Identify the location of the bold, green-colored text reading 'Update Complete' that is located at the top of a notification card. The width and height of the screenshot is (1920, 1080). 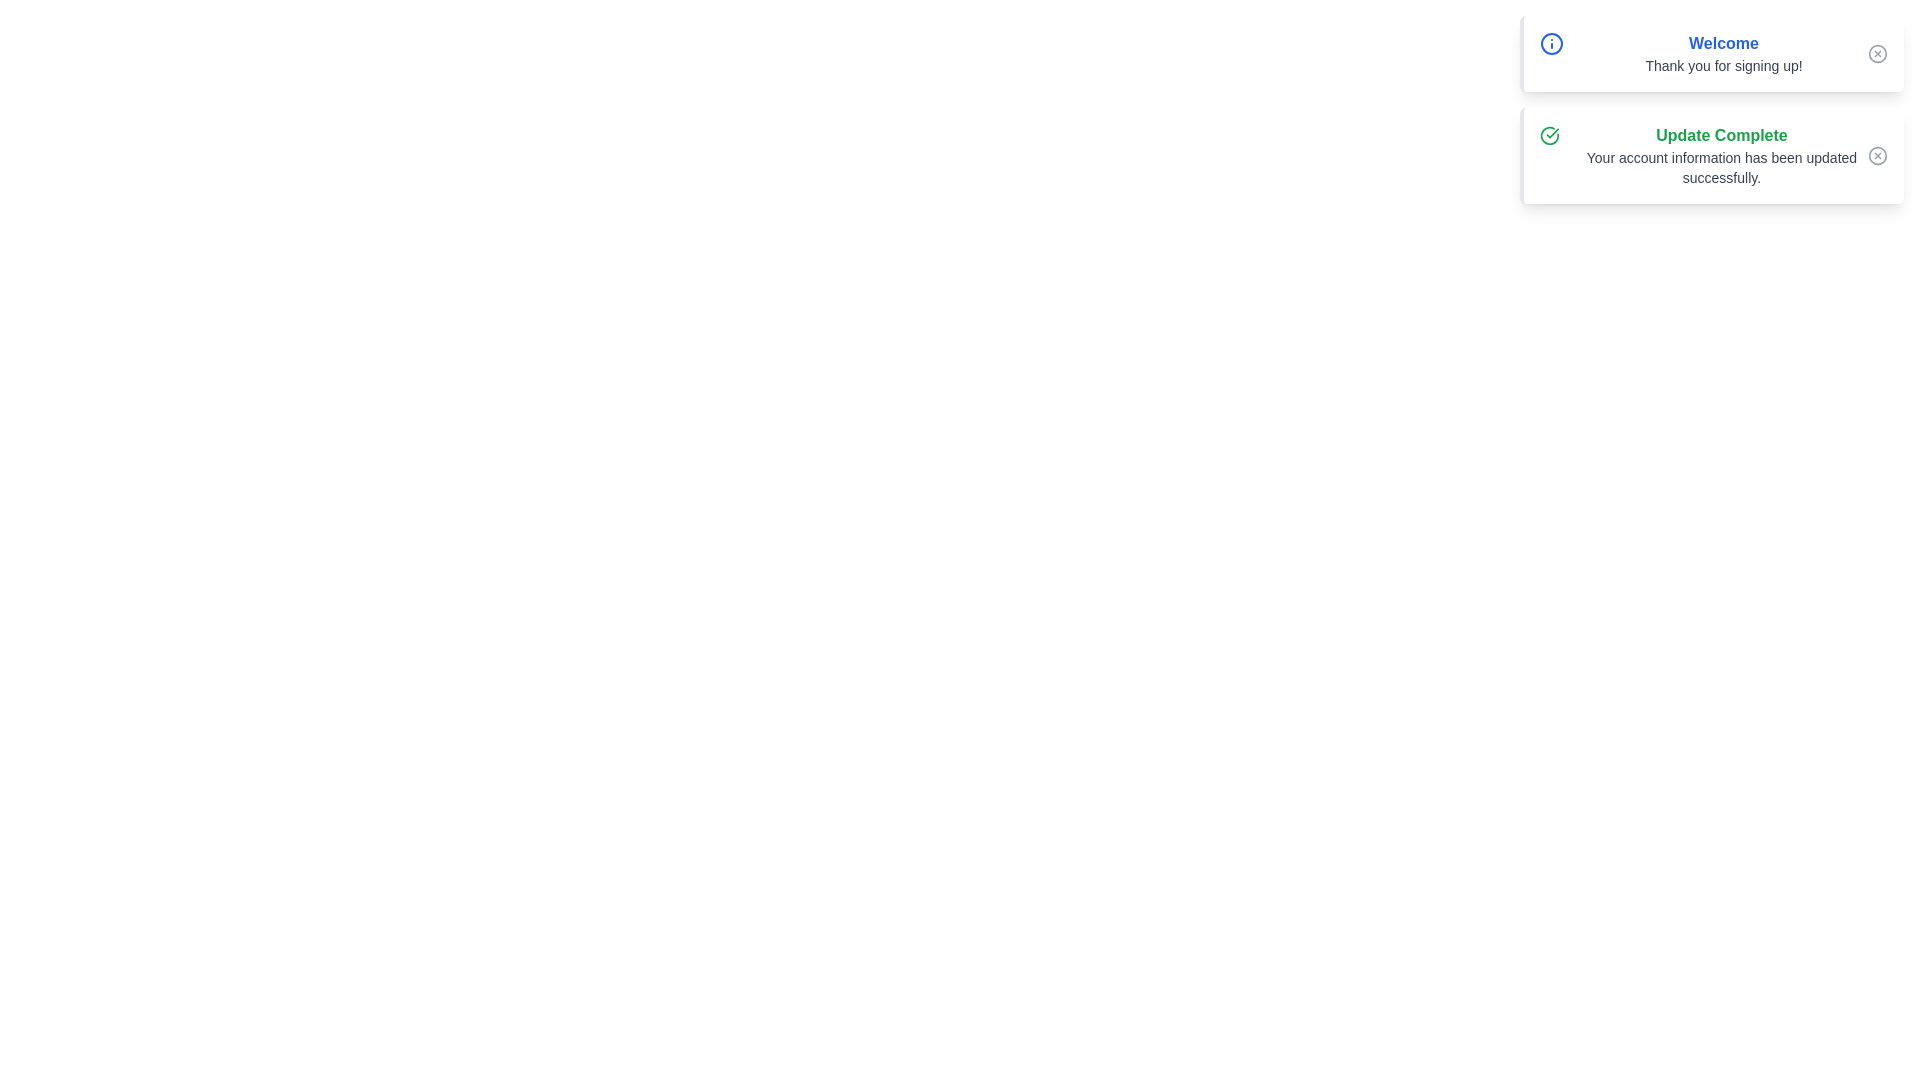
(1720, 135).